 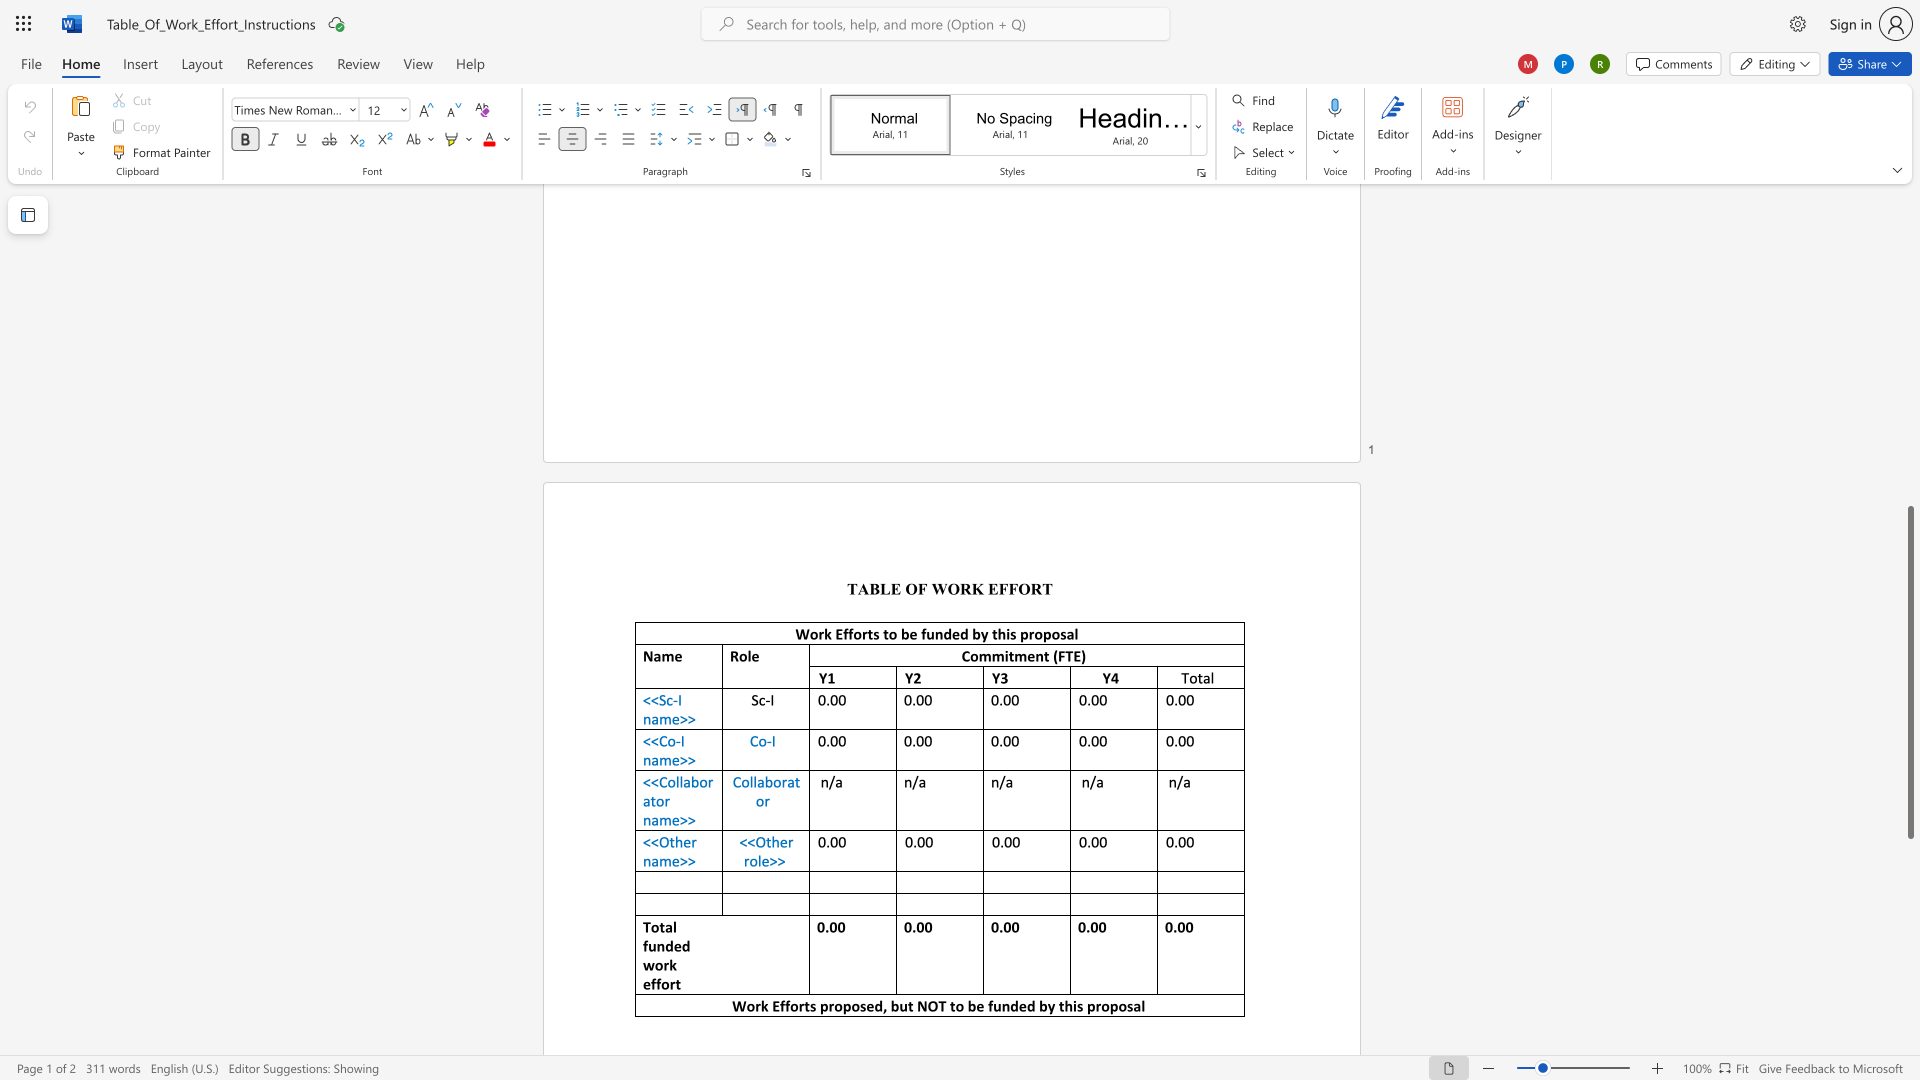 What do you see at coordinates (1909, 389) in the screenshot?
I see `the scrollbar on the right to move the page upward` at bounding box center [1909, 389].